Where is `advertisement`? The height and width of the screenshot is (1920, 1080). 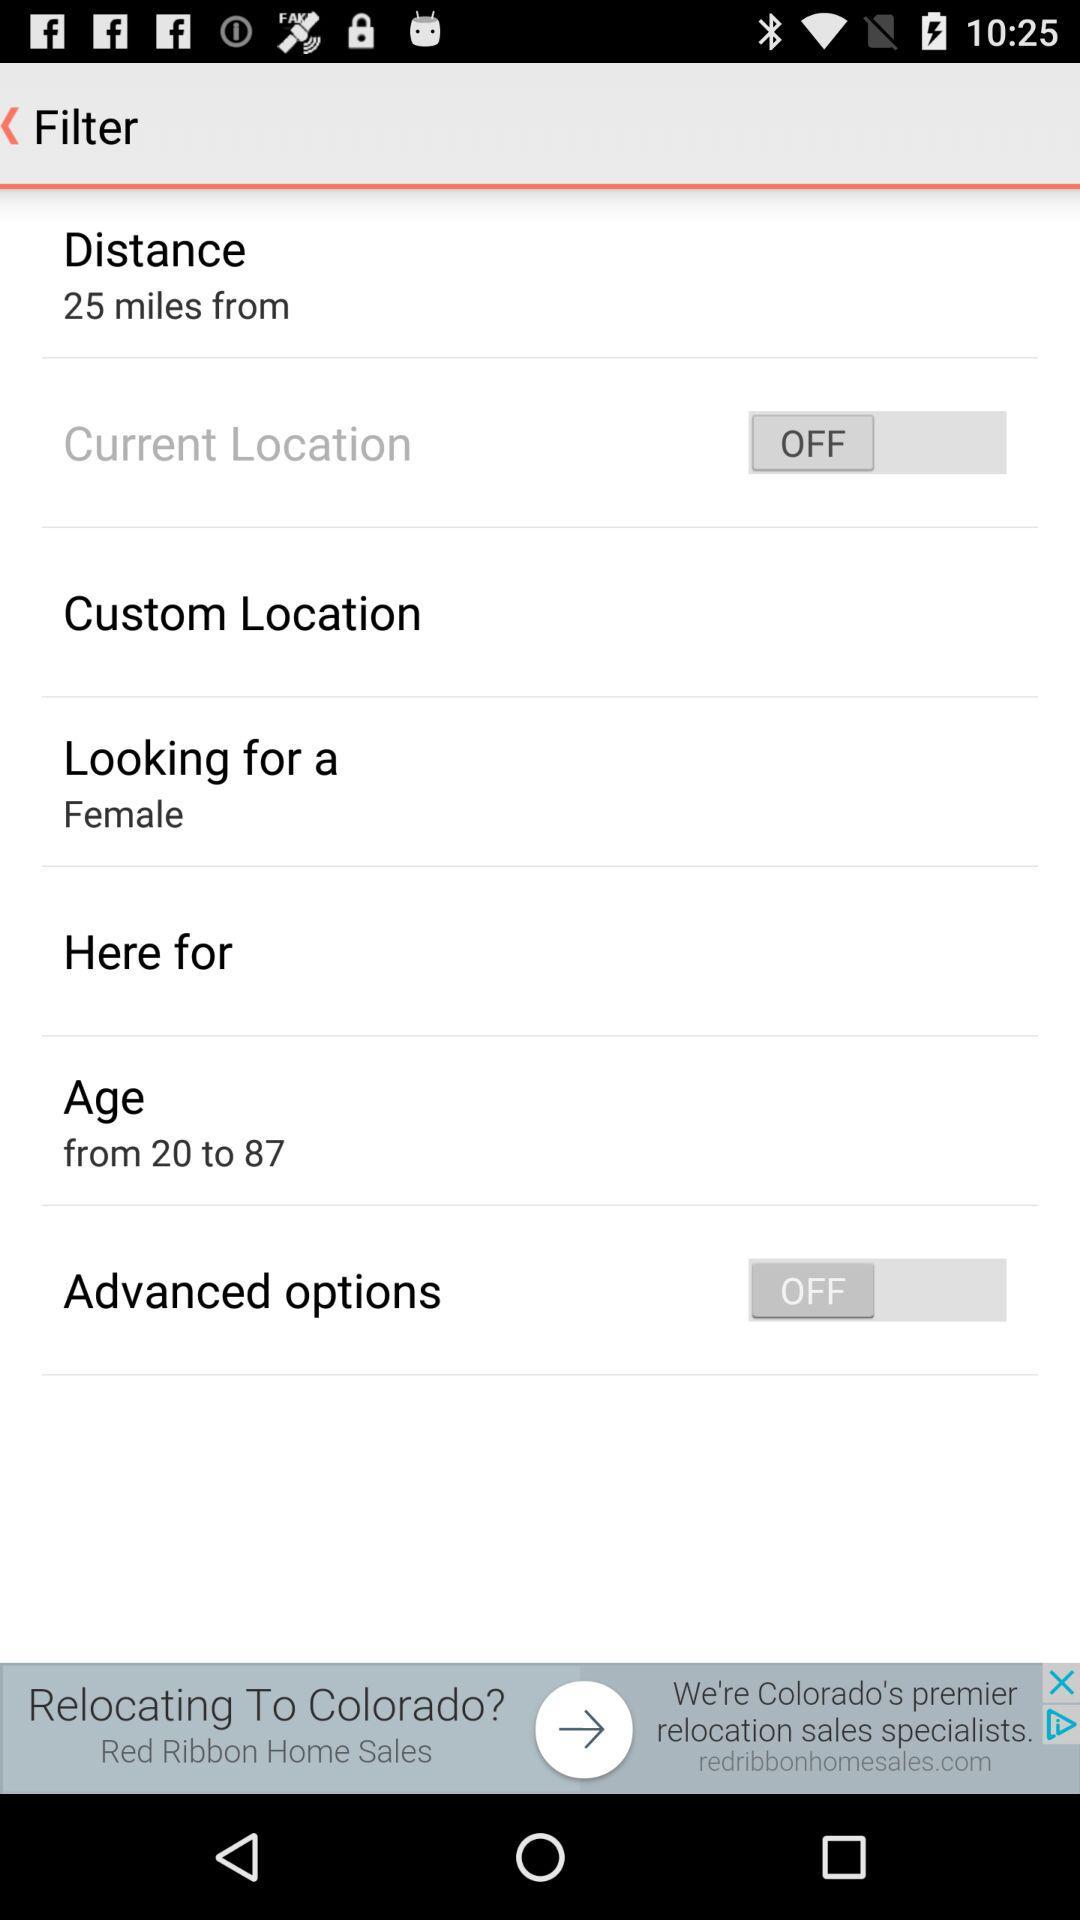 advertisement is located at coordinates (540, 1727).